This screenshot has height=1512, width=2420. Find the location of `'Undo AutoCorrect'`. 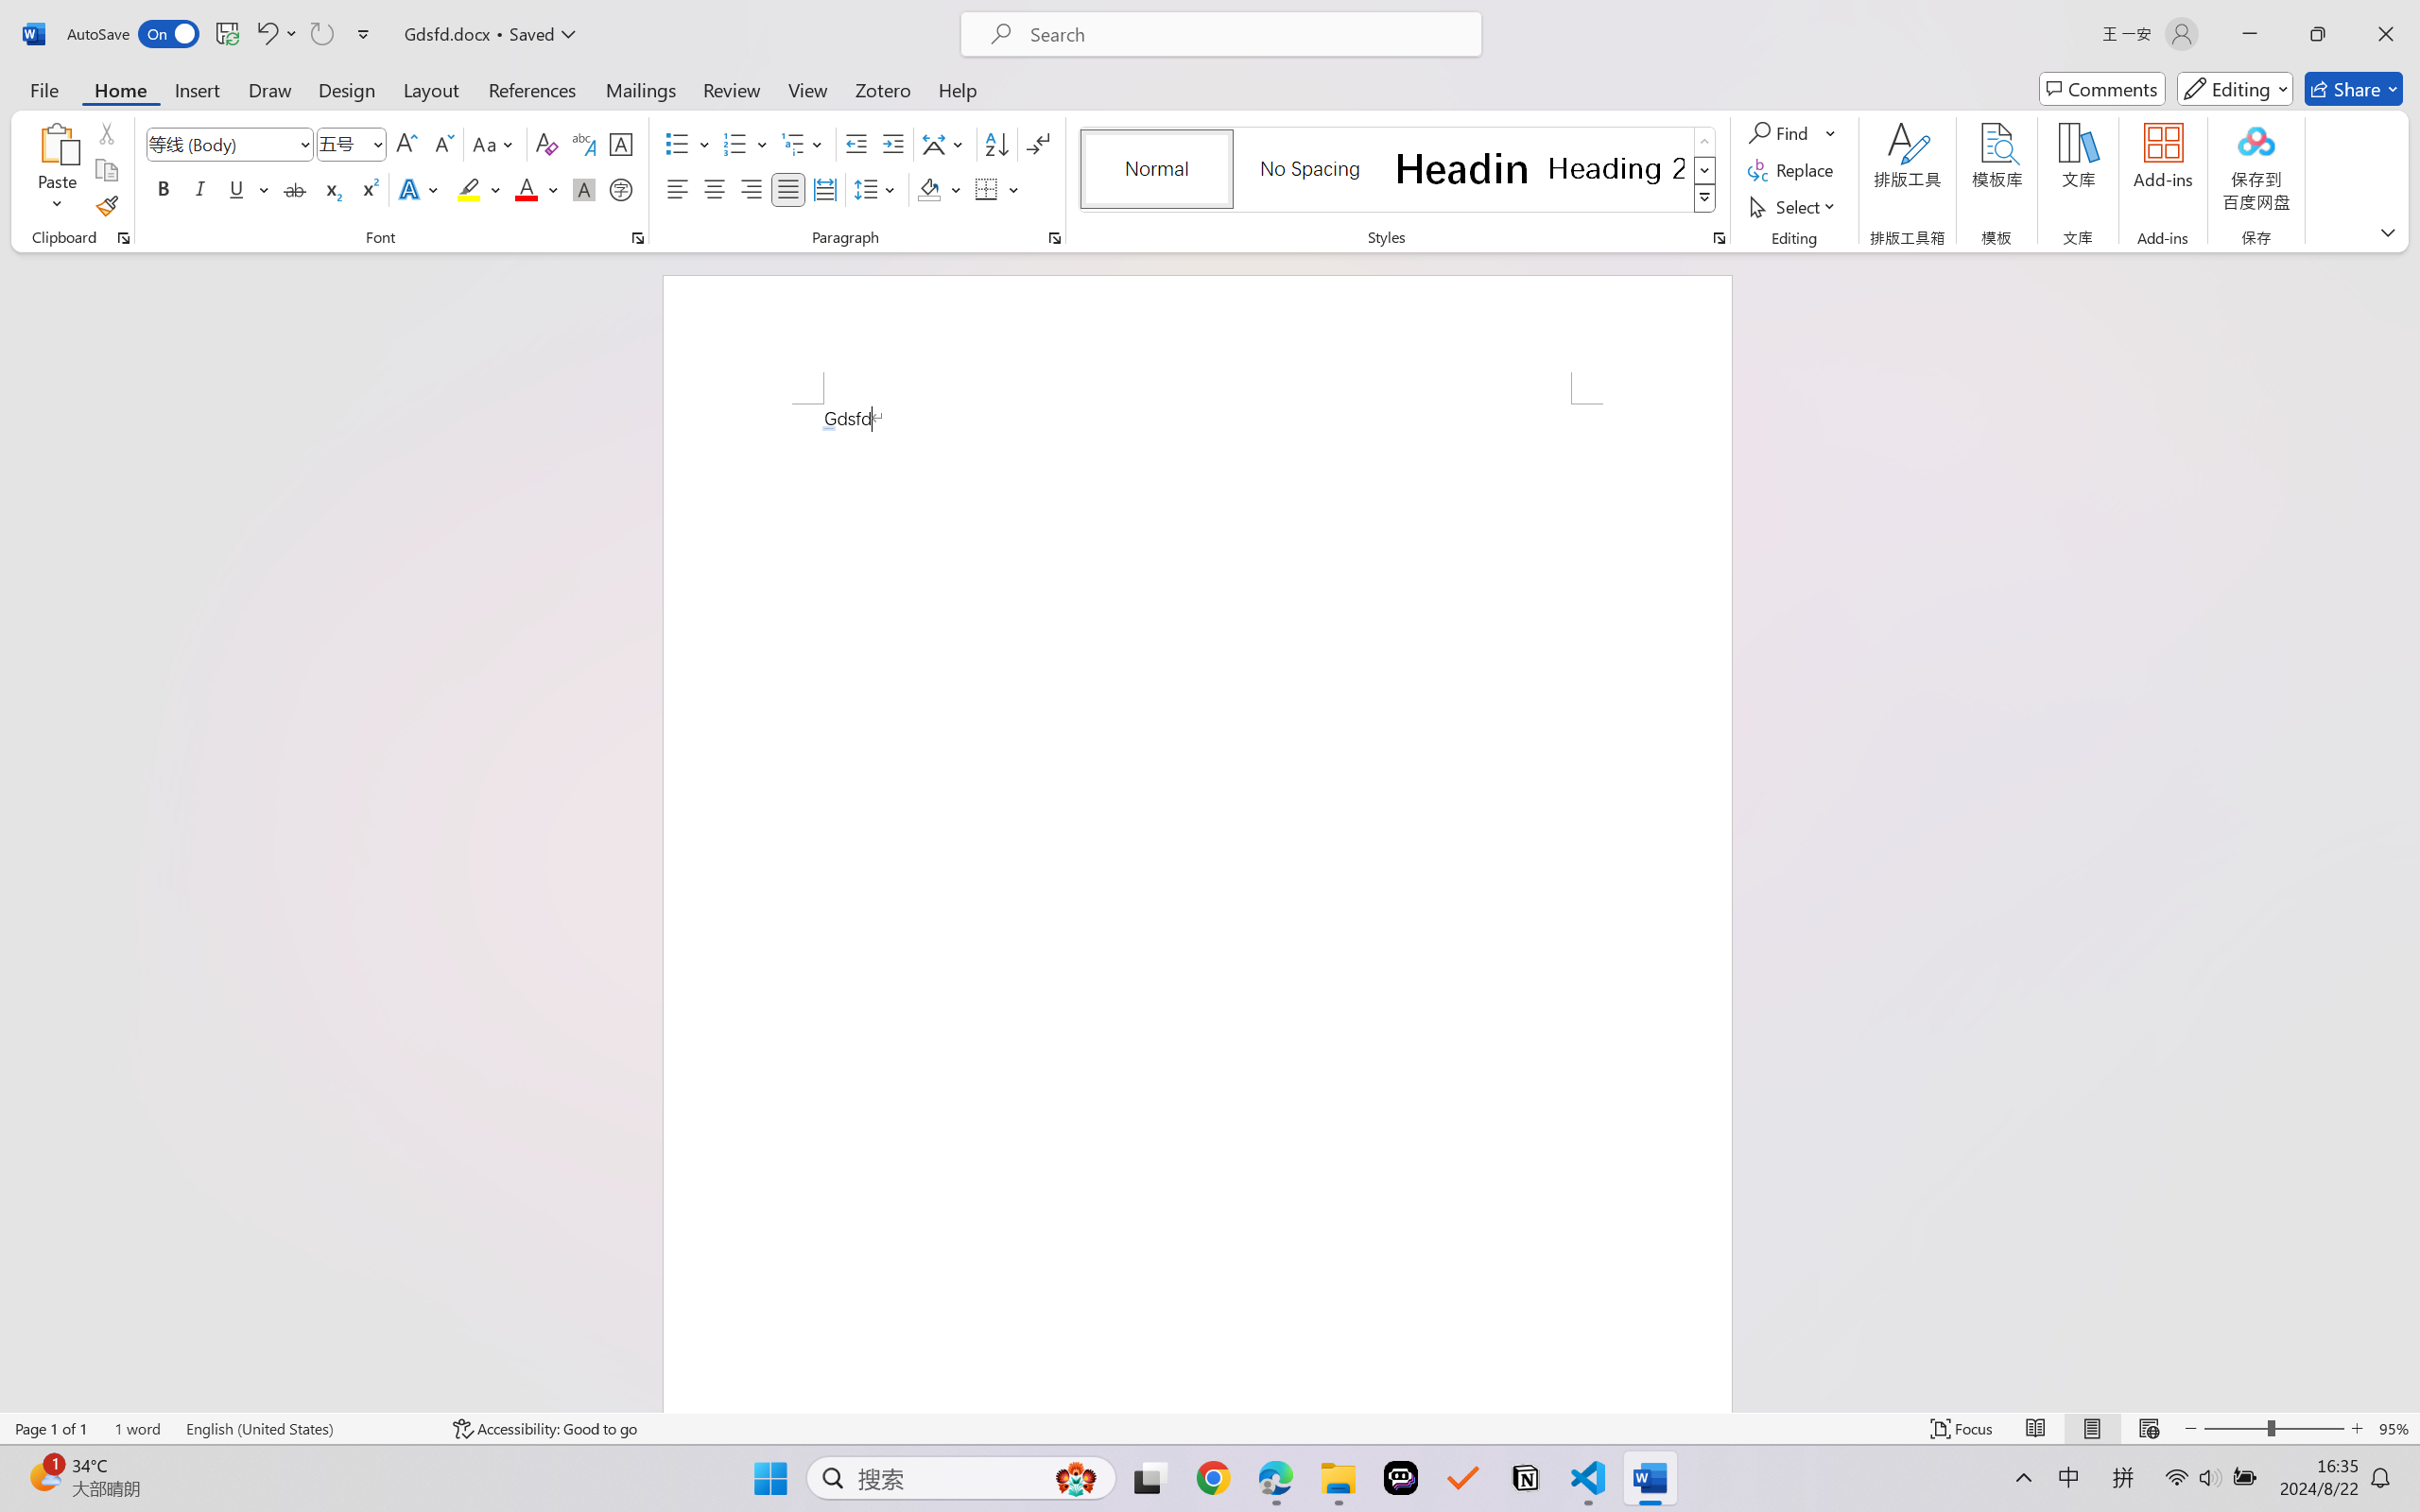

'Undo AutoCorrect' is located at coordinates (274, 33).